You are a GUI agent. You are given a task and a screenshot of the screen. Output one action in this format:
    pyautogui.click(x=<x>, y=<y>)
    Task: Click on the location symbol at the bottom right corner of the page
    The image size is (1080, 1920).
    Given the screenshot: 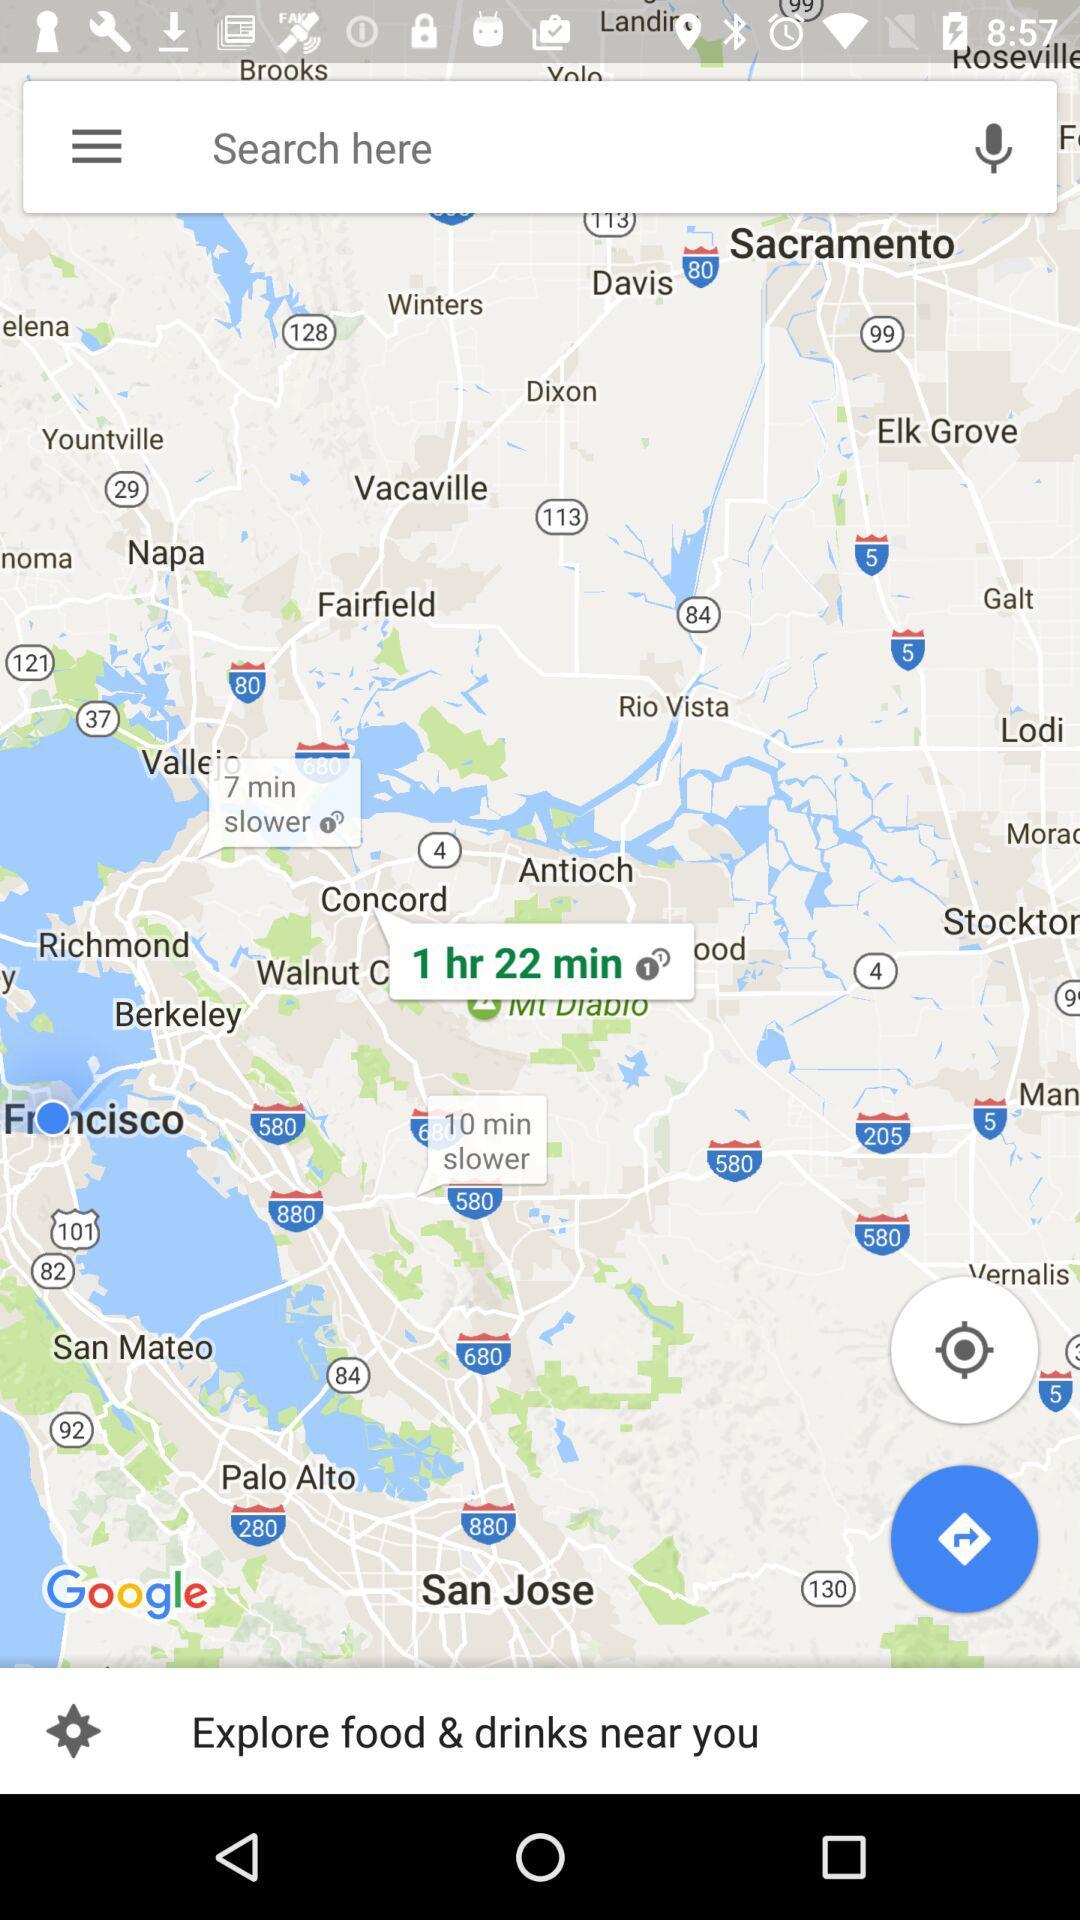 What is the action you would take?
    pyautogui.click(x=963, y=1349)
    